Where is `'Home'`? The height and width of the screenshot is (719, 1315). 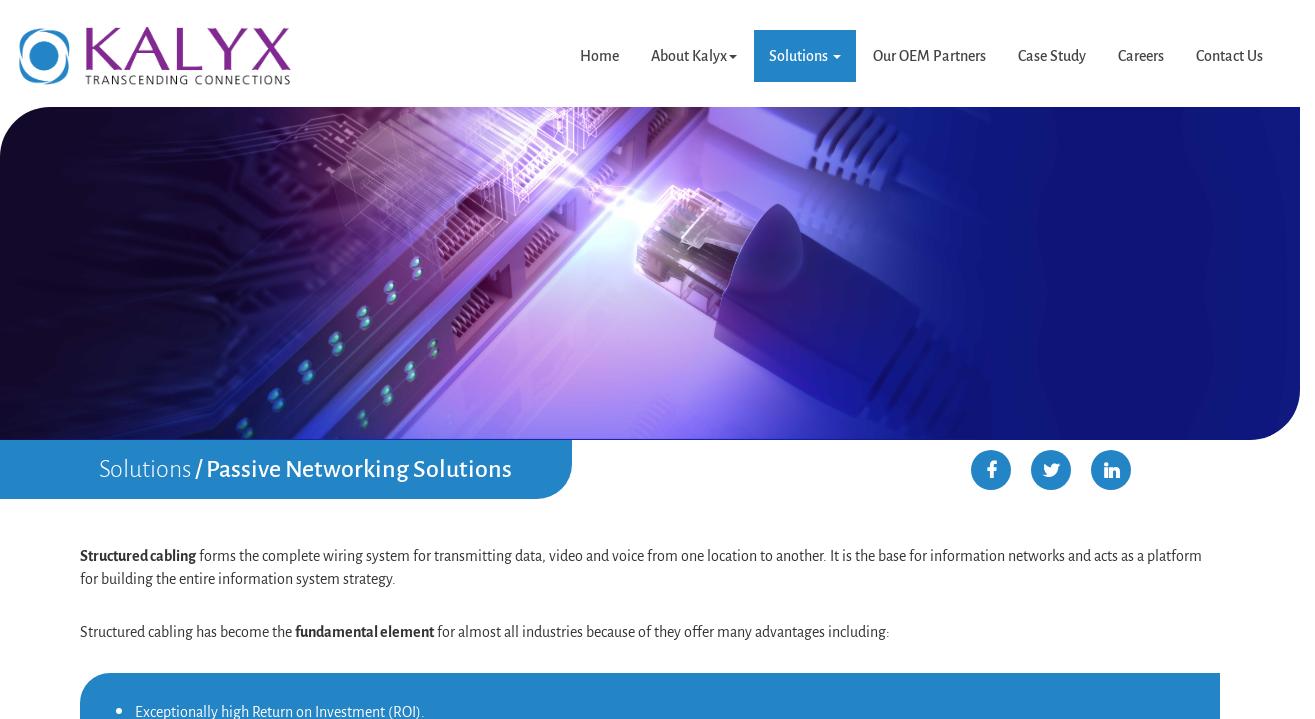 'Home' is located at coordinates (599, 55).